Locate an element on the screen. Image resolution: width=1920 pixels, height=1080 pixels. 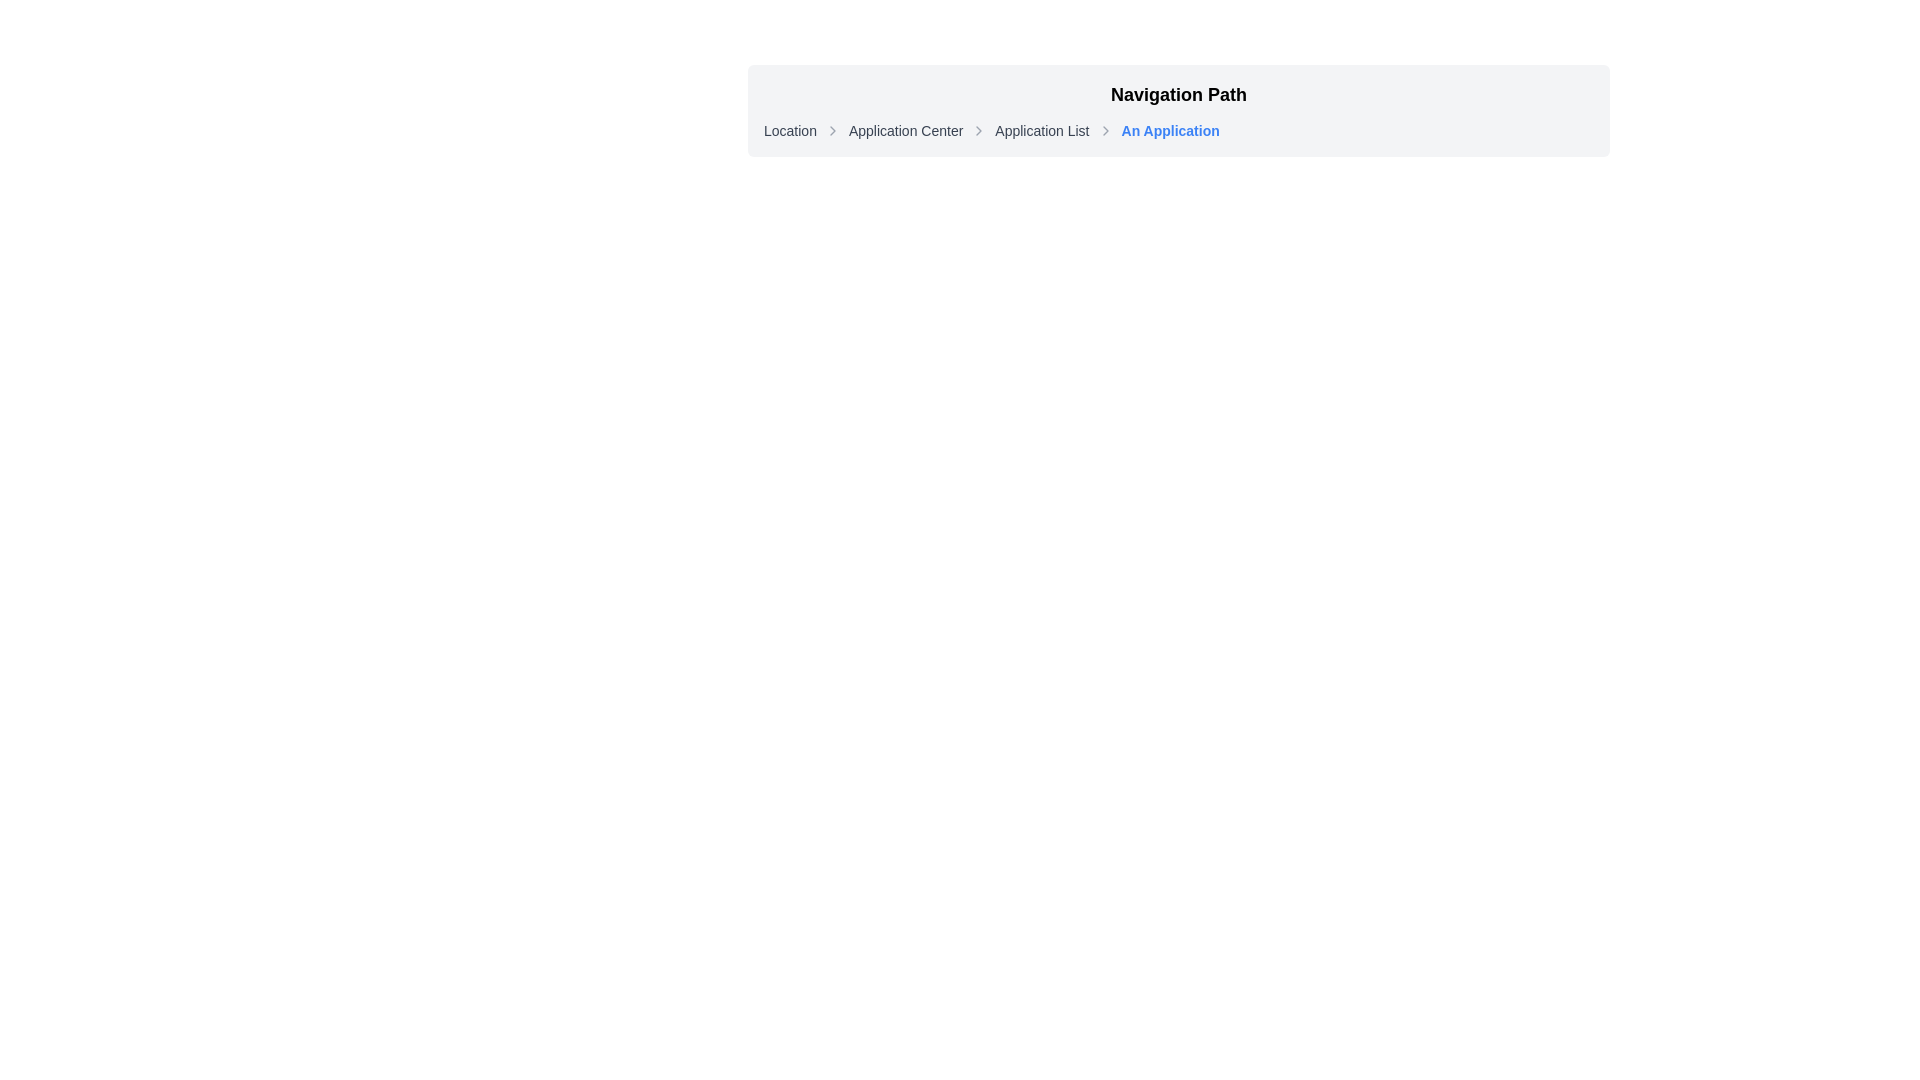
the second interactive text component in the breadcrumb navigation bar, which serves as a link to the 'Application Center' page is located at coordinates (905, 131).